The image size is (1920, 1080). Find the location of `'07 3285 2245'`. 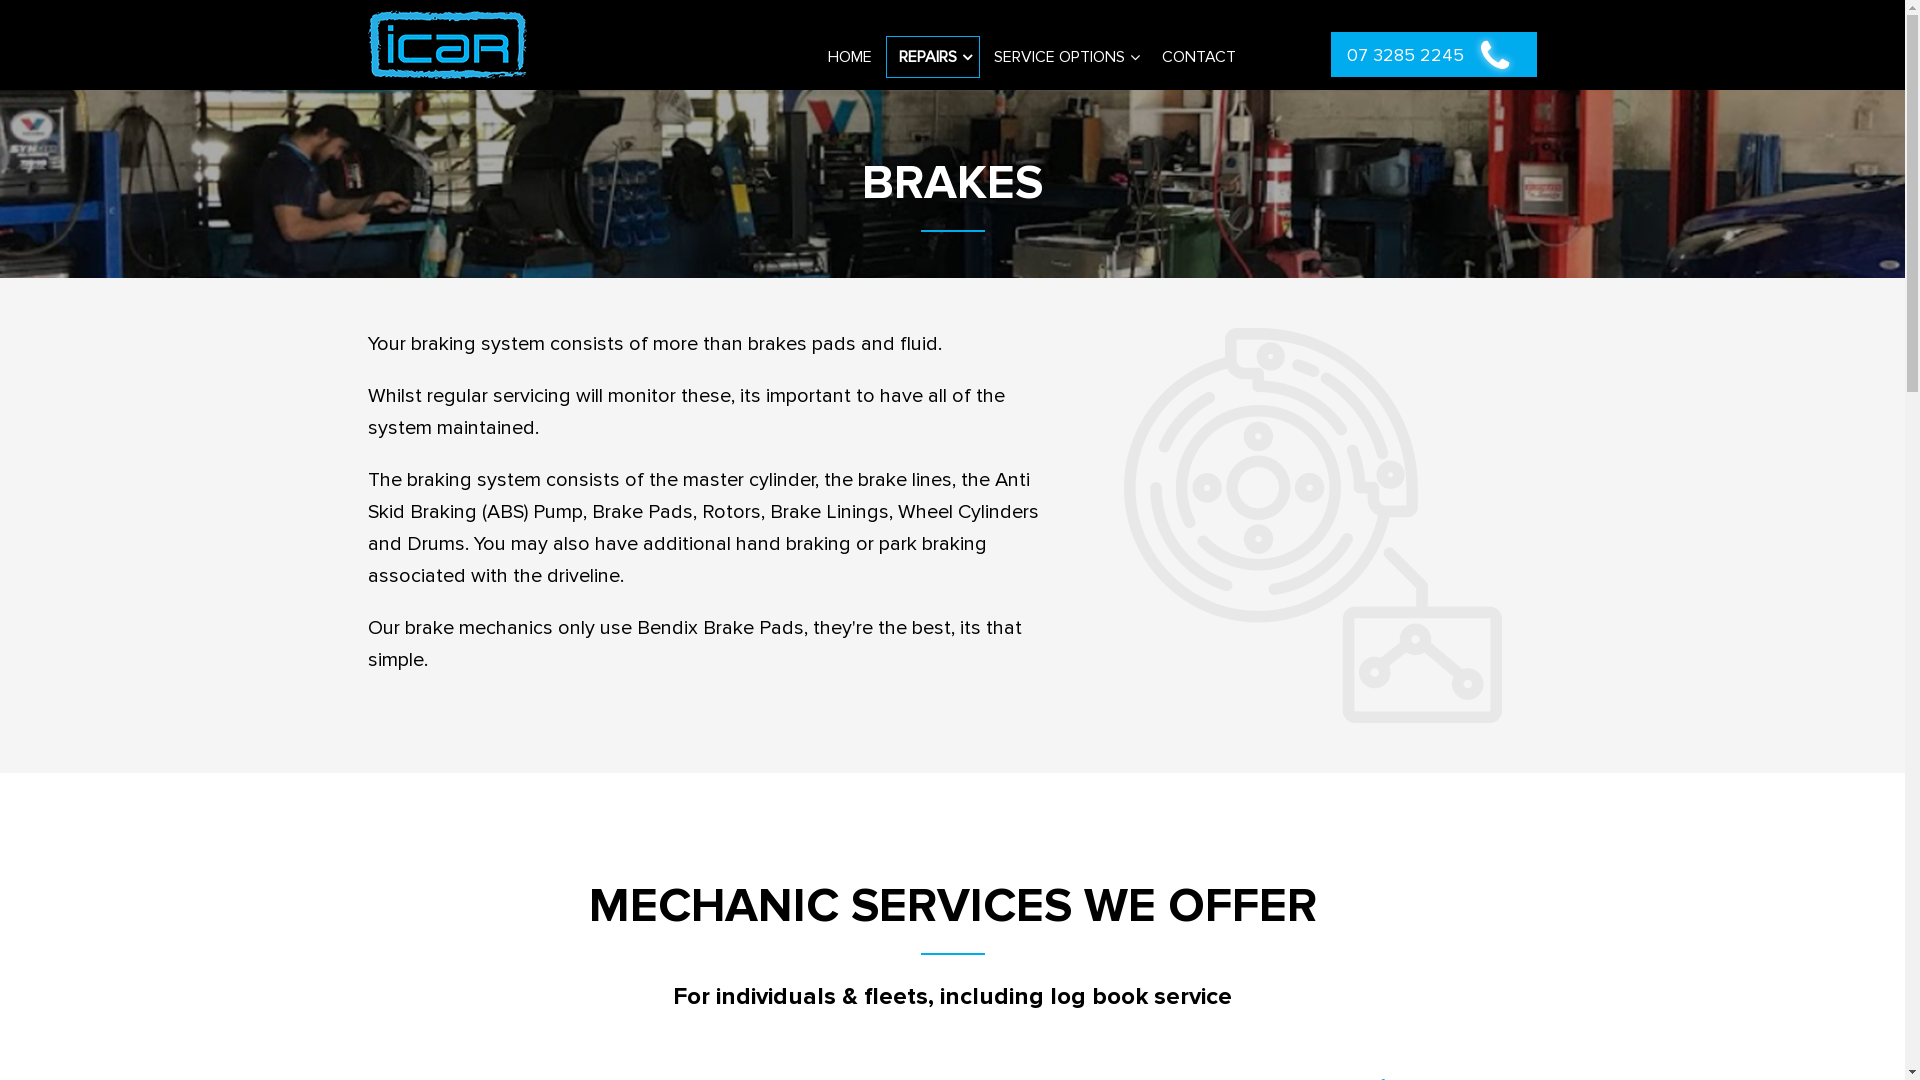

'07 3285 2245' is located at coordinates (1433, 53).